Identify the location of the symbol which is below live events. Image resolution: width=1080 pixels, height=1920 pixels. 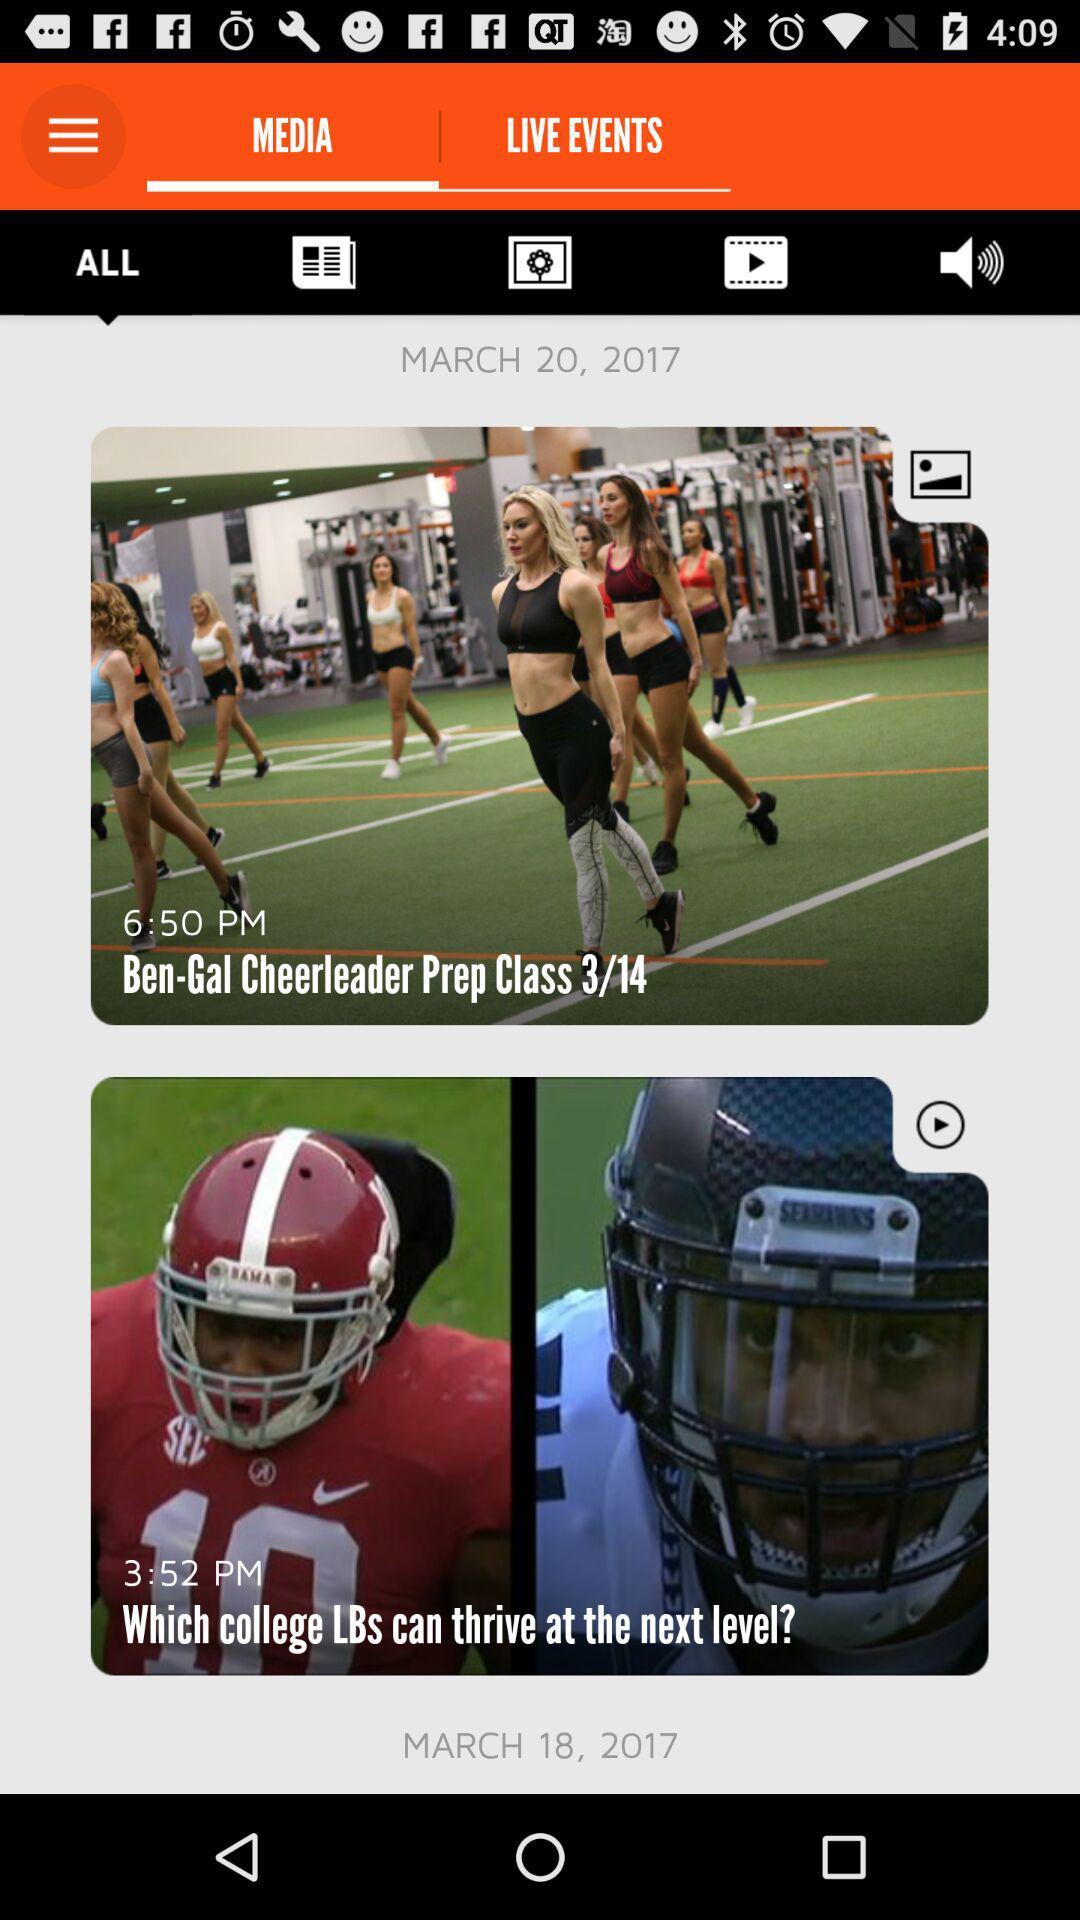
(540, 262).